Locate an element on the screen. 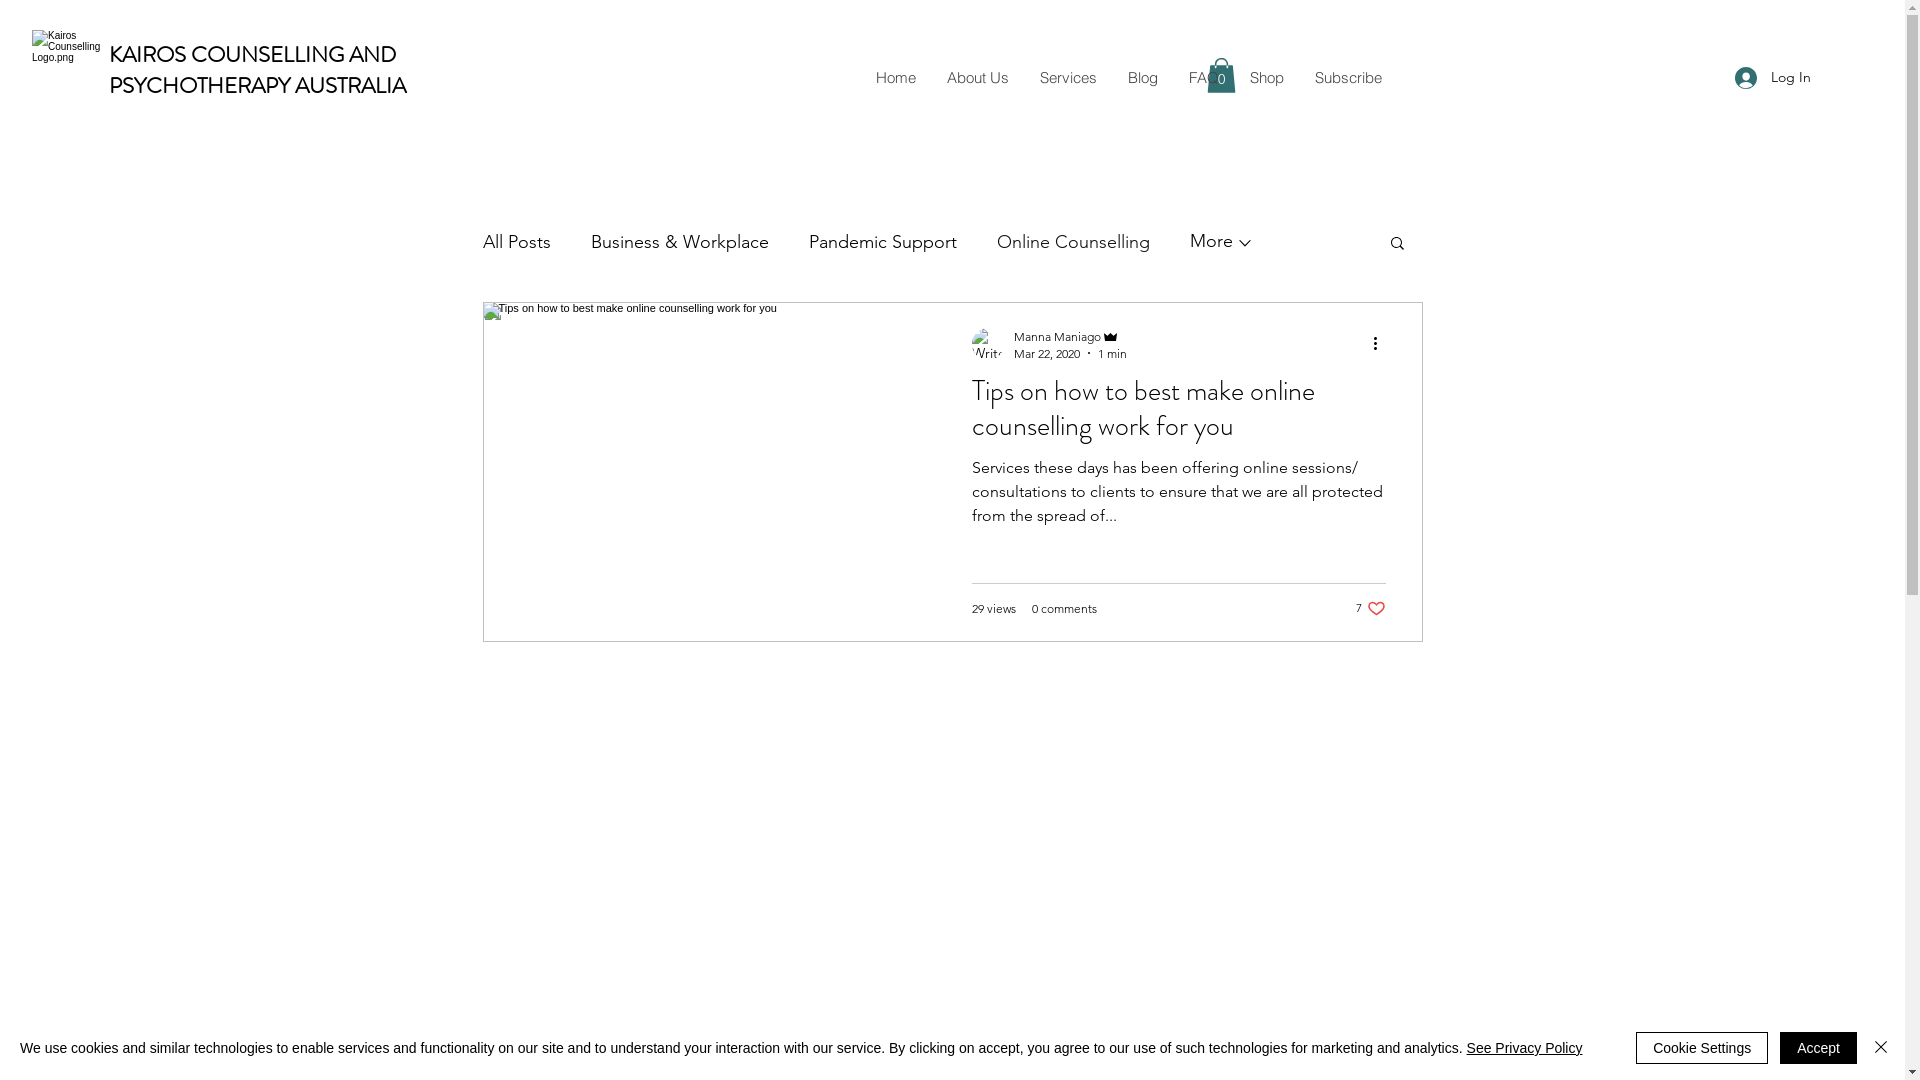  'Online Counselling' is located at coordinates (1071, 241).